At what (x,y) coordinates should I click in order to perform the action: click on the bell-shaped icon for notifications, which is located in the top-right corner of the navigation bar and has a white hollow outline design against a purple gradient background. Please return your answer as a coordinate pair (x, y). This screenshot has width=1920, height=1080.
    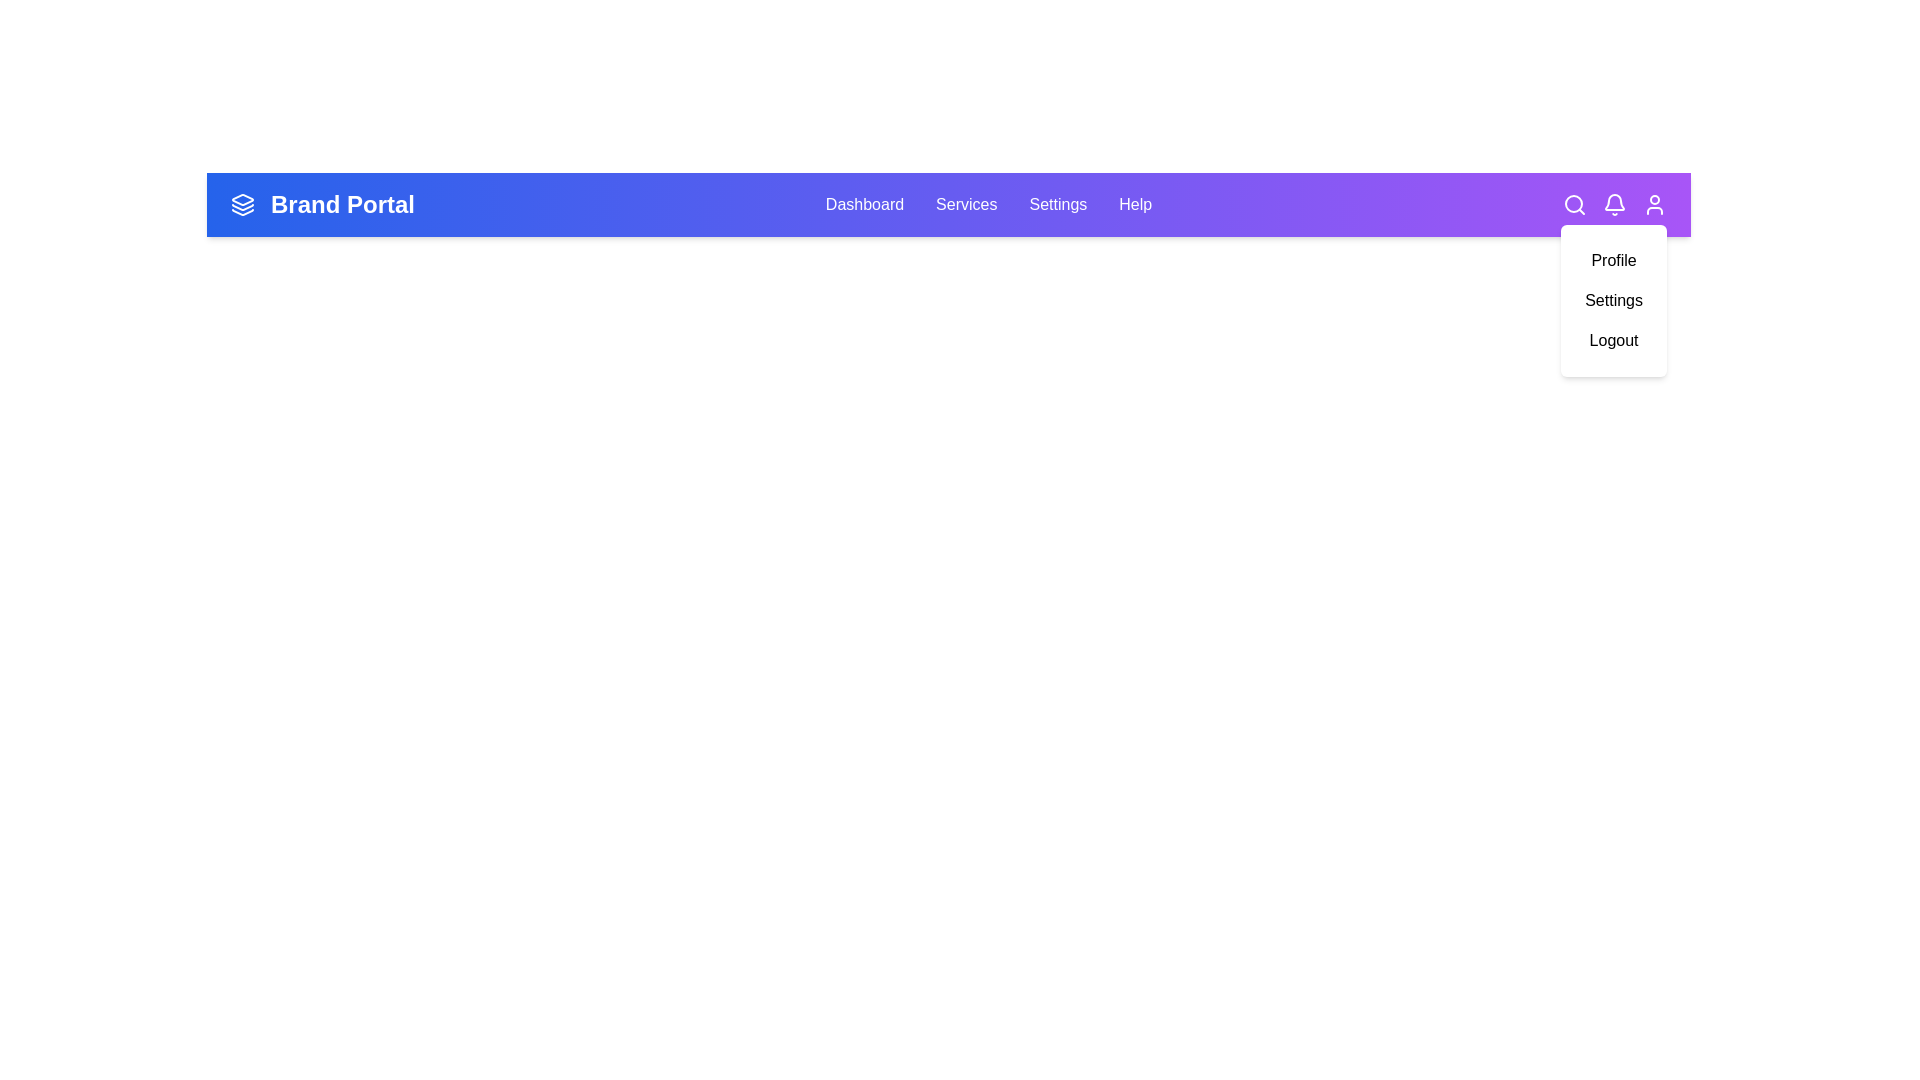
    Looking at the image, I should click on (1614, 202).